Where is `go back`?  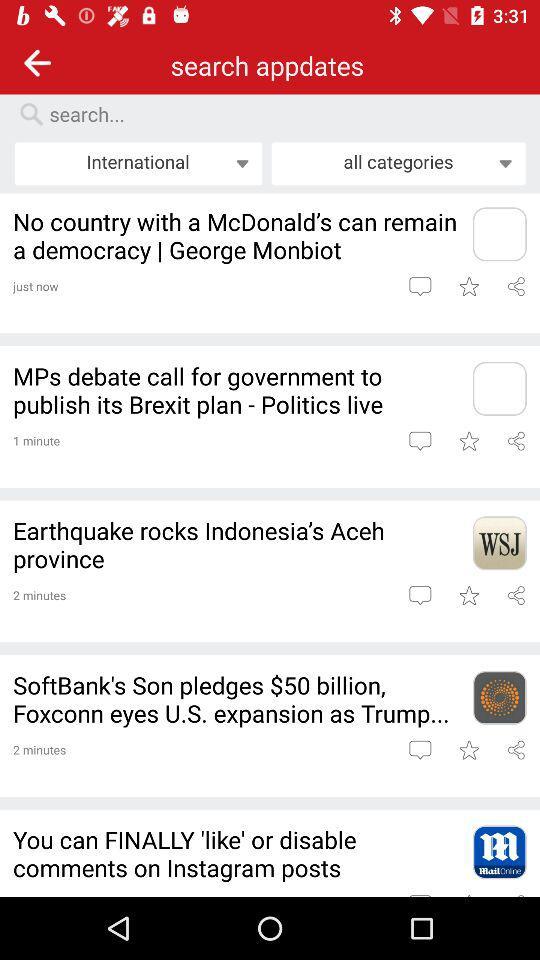 go back is located at coordinates (37, 62).